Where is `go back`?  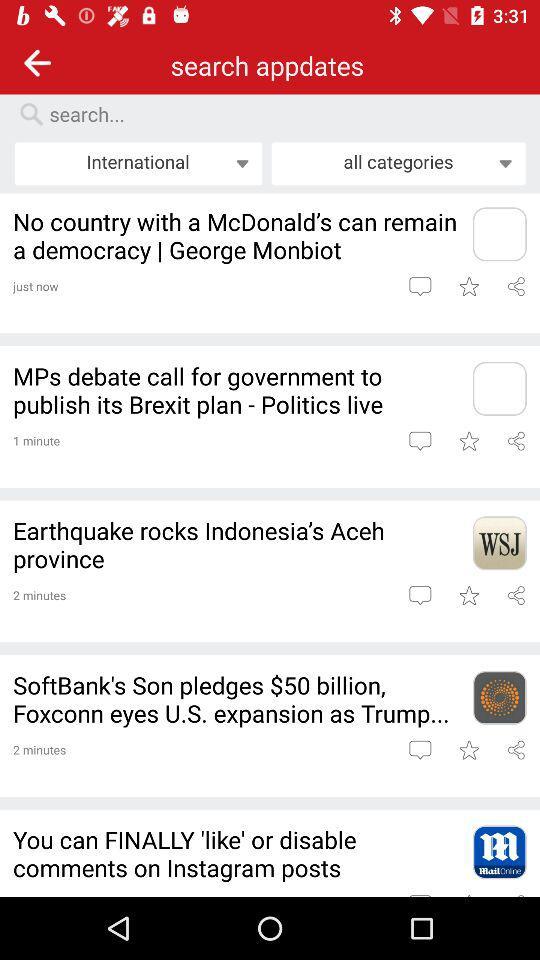 go back is located at coordinates (37, 62).